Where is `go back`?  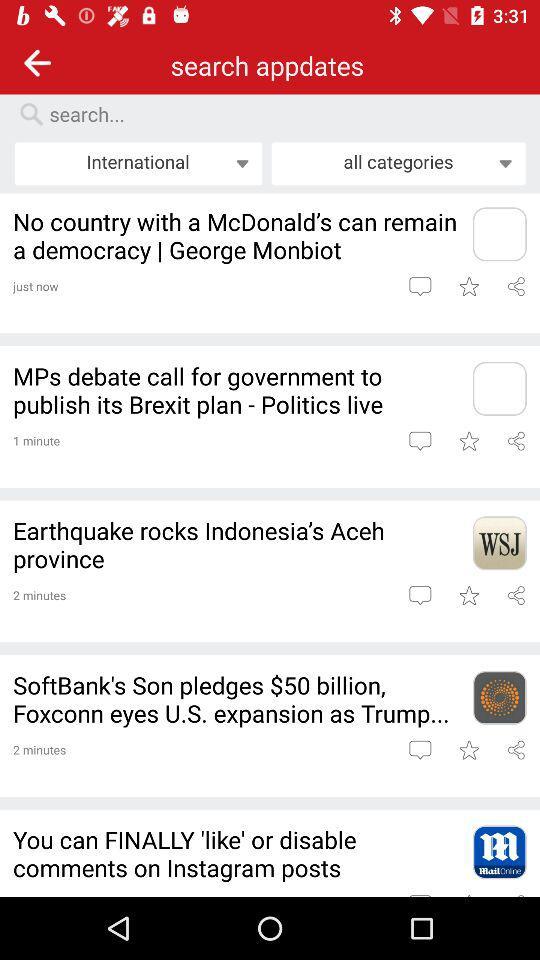 go back is located at coordinates (37, 62).